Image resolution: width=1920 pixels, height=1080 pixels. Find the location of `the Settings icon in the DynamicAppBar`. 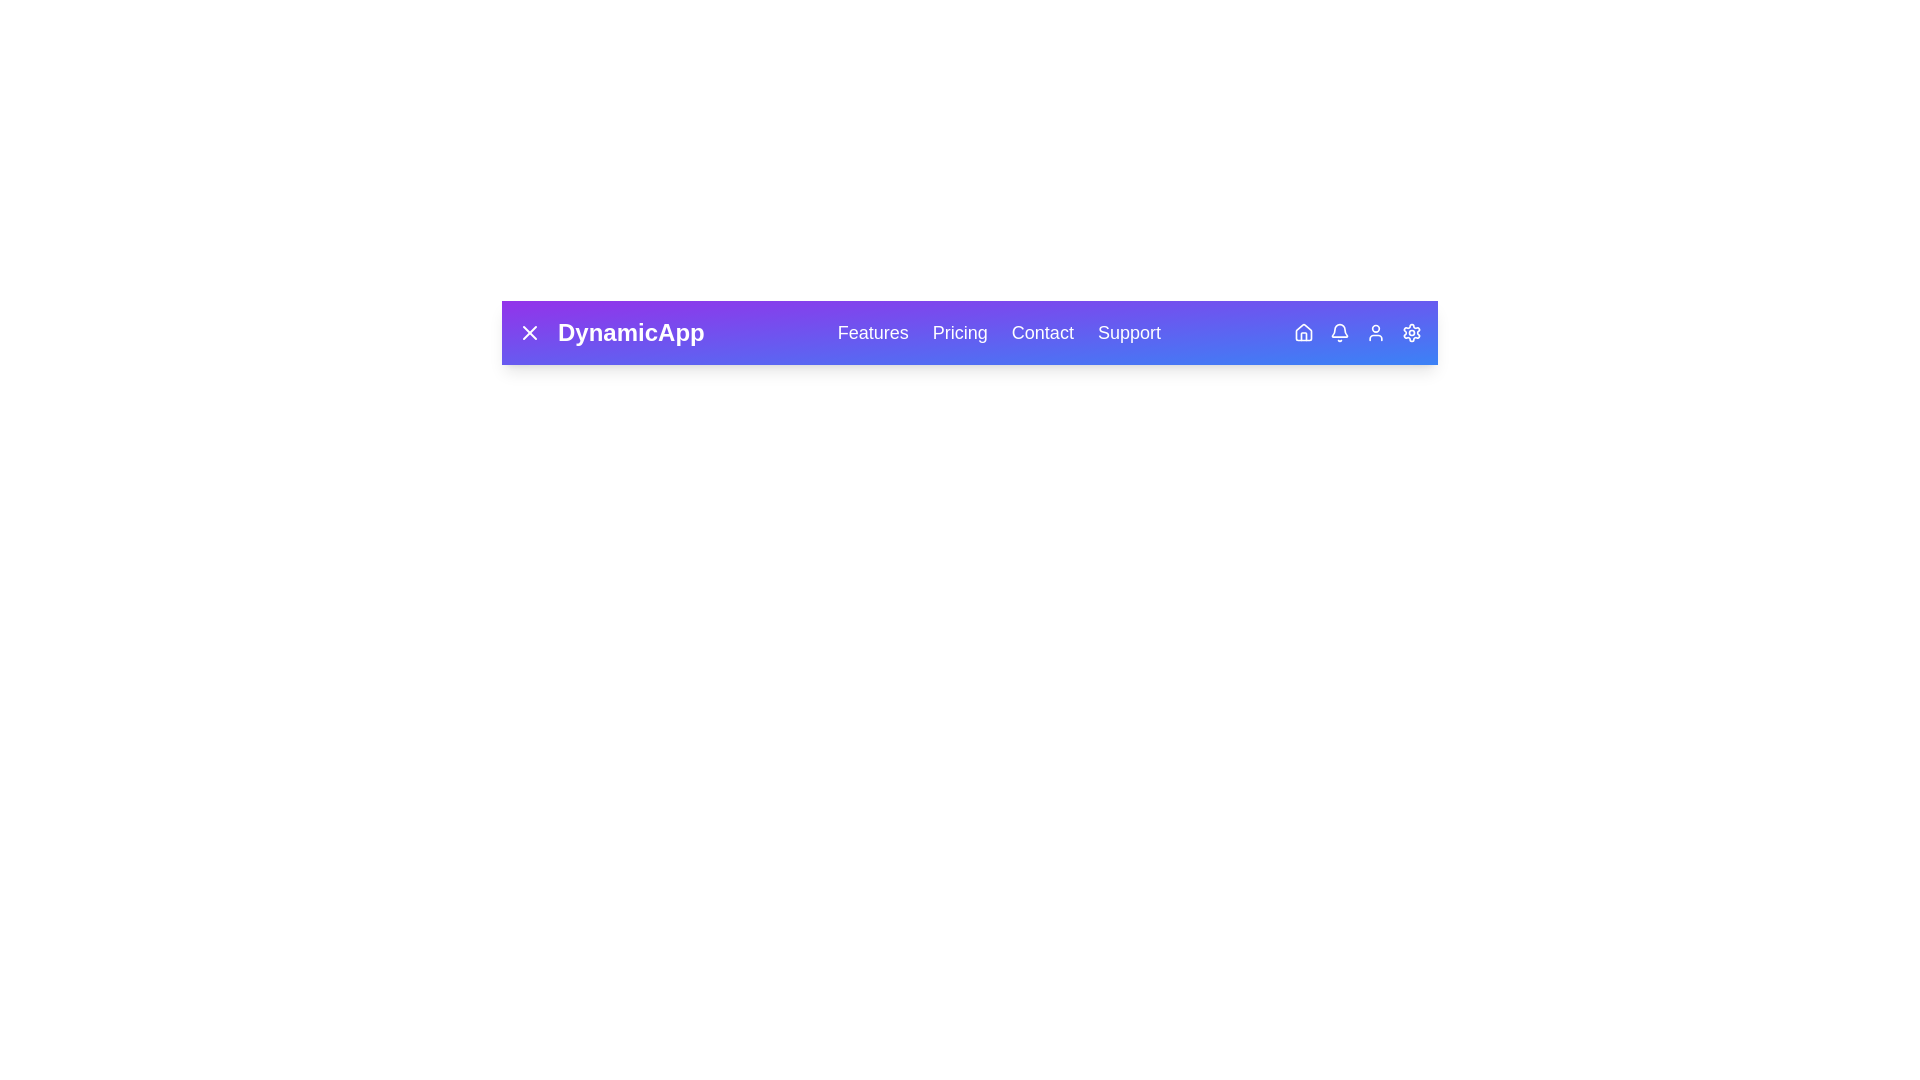

the Settings icon in the DynamicAppBar is located at coordinates (1410, 331).